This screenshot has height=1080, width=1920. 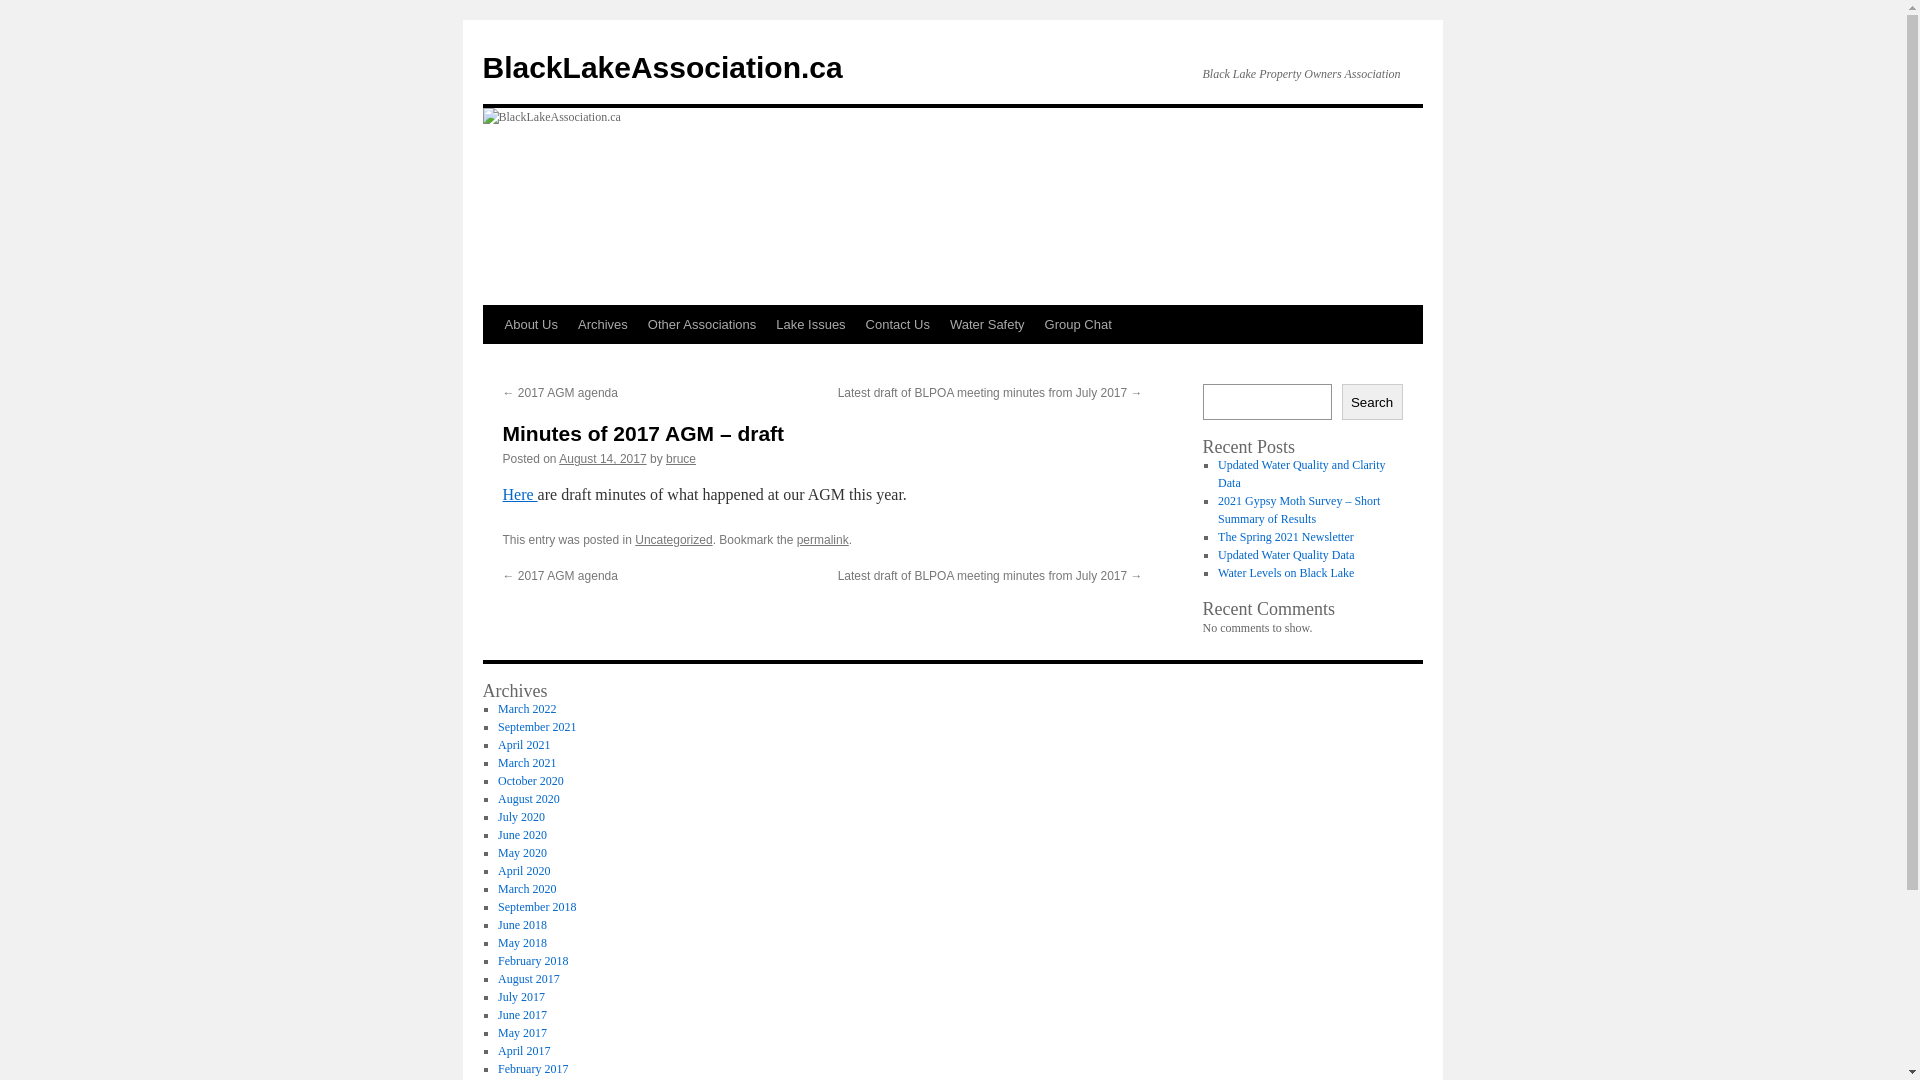 What do you see at coordinates (523, 744) in the screenshot?
I see `'April 2021'` at bounding box center [523, 744].